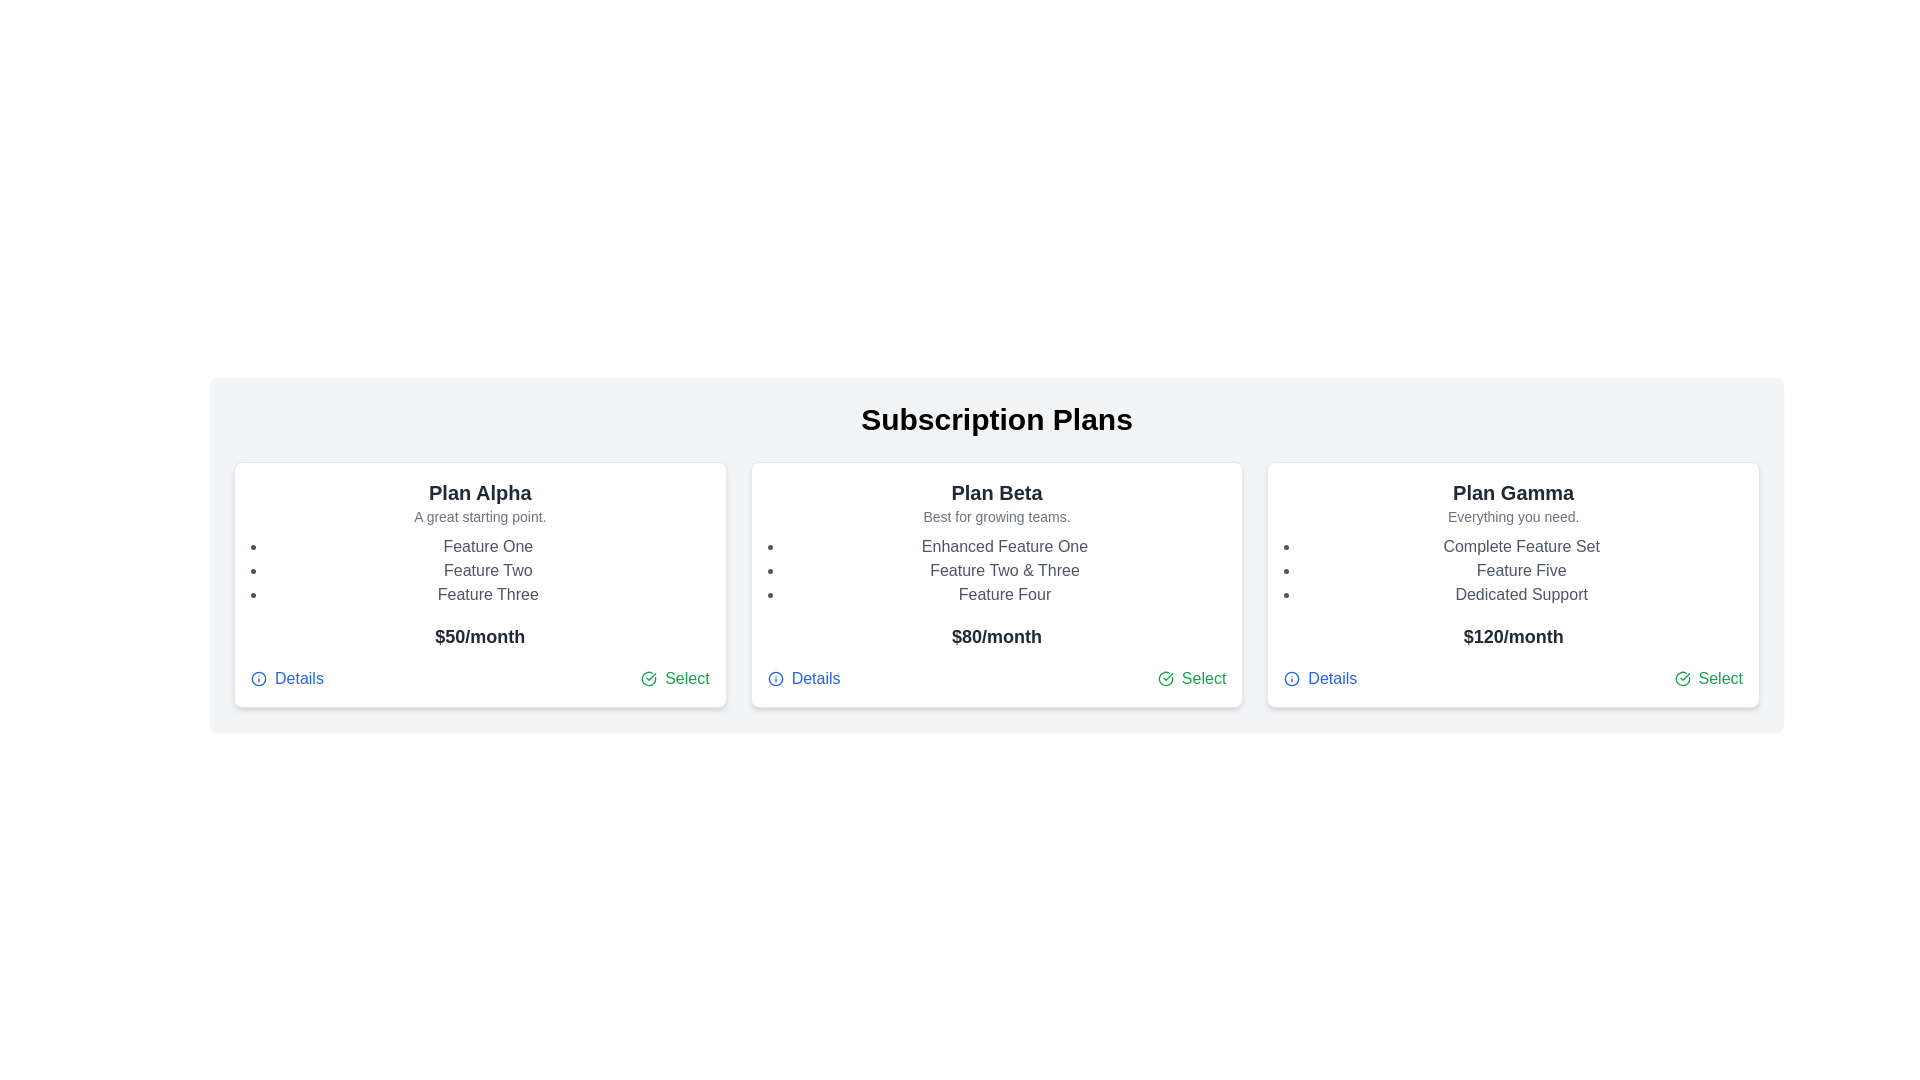 Image resolution: width=1920 pixels, height=1080 pixels. Describe the element at coordinates (774, 677) in the screenshot. I see `the Informational icon located to the left of the 'Details' text link in the 'Plan Beta' section to interact with the link` at that location.